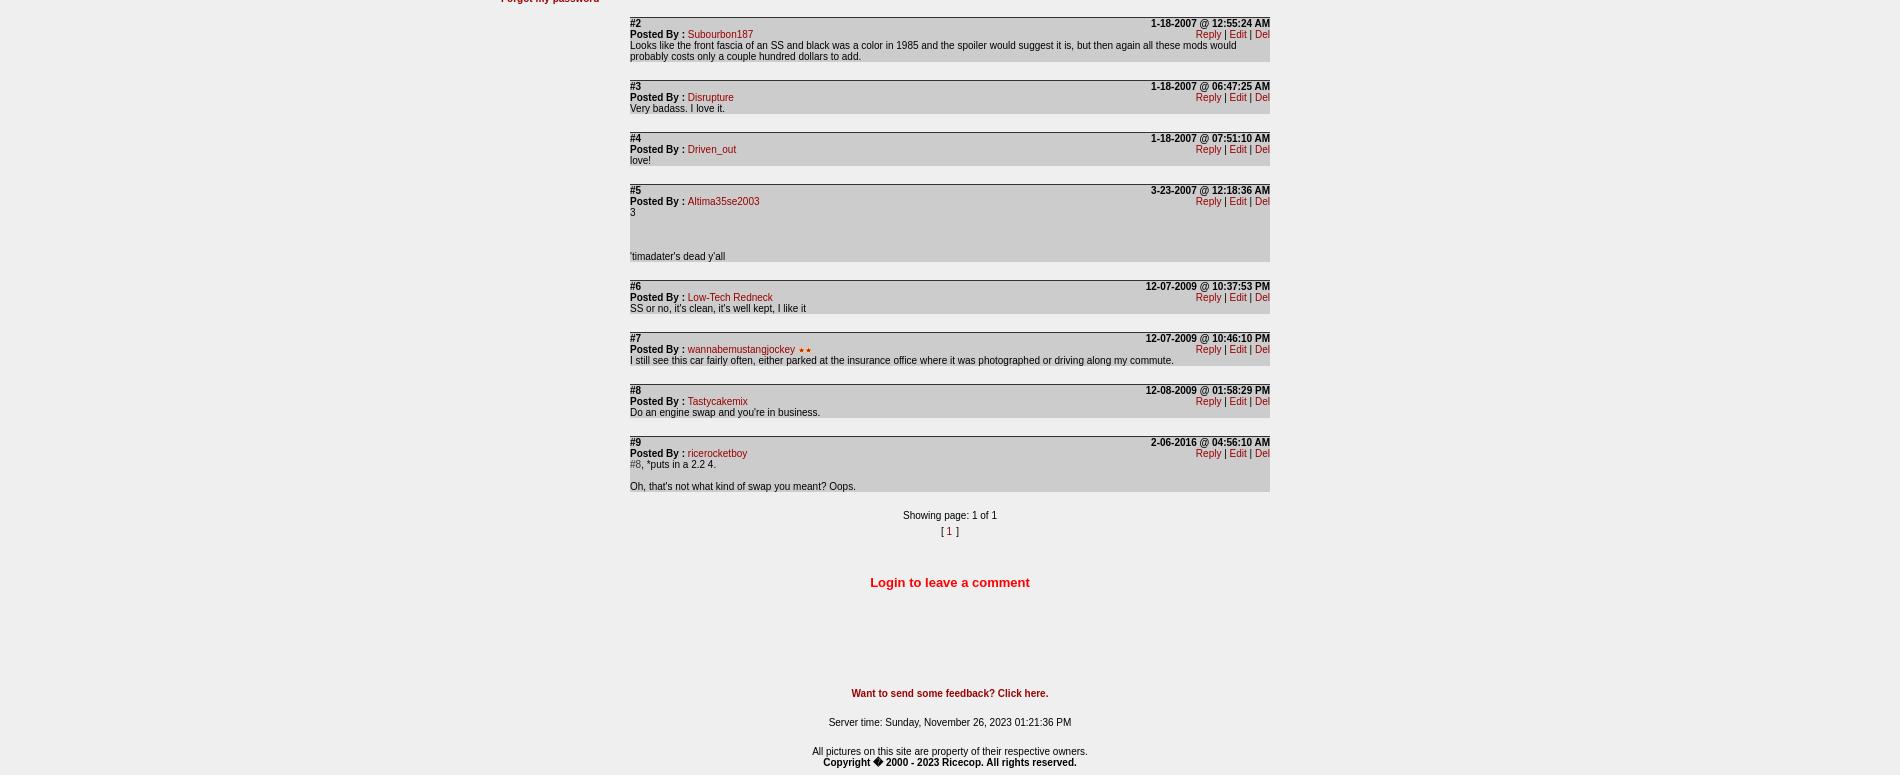 The image size is (1900, 775). What do you see at coordinates (630, 485) in the screenshot?
I see `'Oh, that's not what kind of swap you meant? Oops.'` at bounding box center [630, 485].